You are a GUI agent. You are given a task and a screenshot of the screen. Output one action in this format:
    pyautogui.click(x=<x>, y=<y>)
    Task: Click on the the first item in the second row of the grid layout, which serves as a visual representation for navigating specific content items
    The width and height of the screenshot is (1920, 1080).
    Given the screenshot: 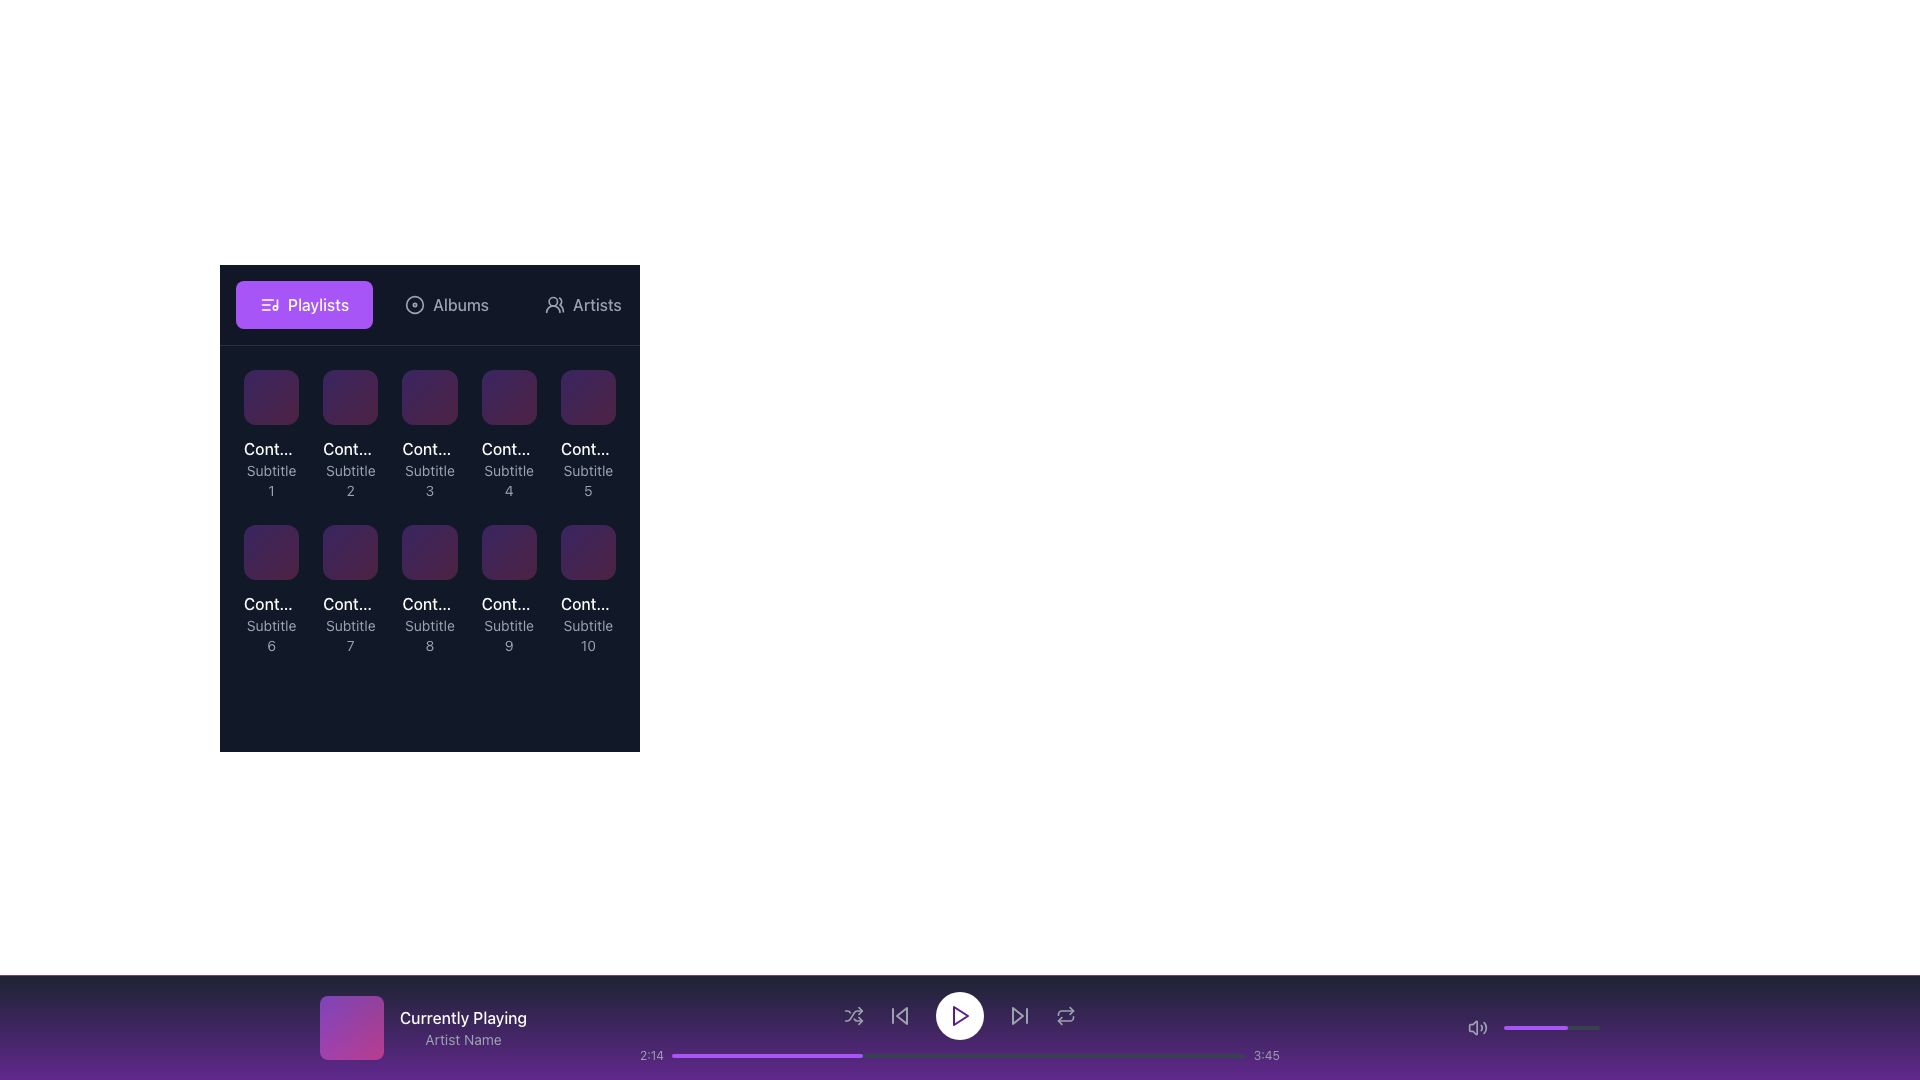 What is the action you would take?
    pyautogui.click(x=587, y=397)
    